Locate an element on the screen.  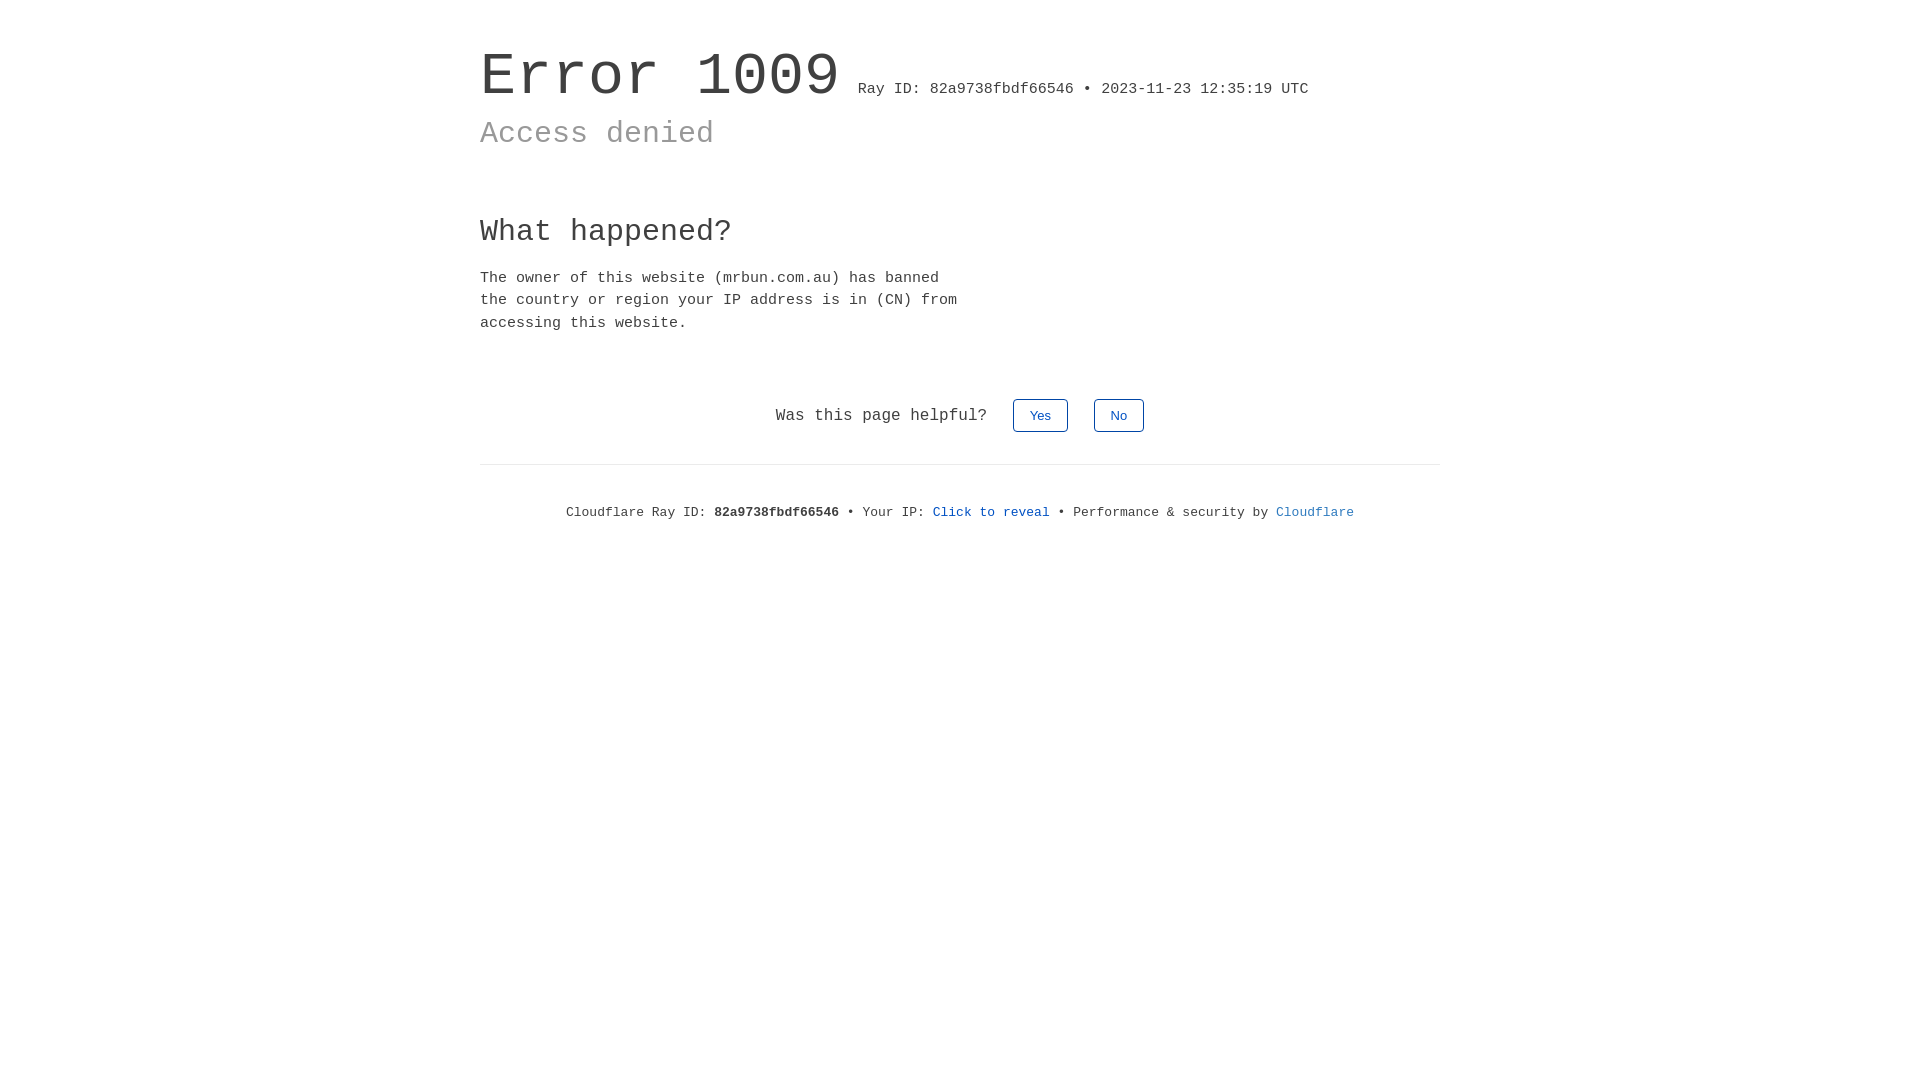
'No' is located at coordinates (1093, 414).